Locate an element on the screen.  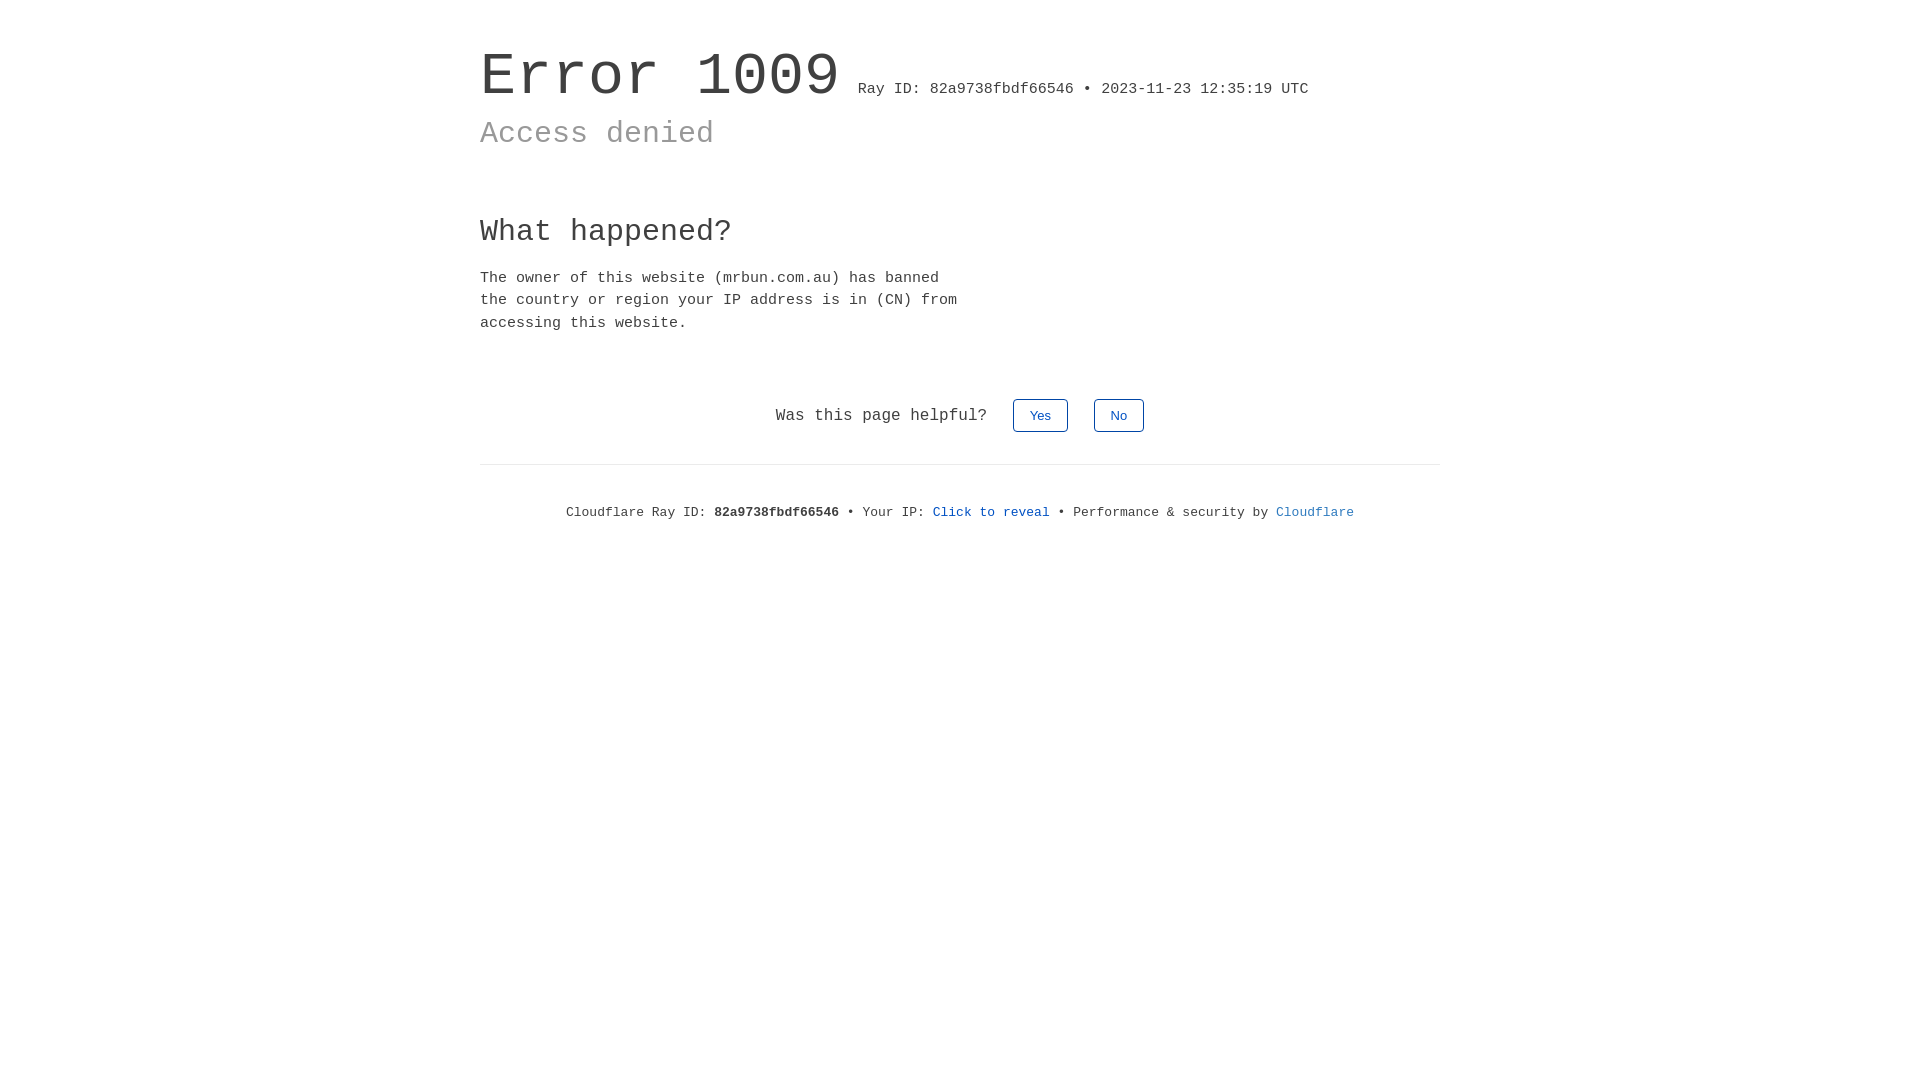
'No' is located at coordinates (1093, 414).